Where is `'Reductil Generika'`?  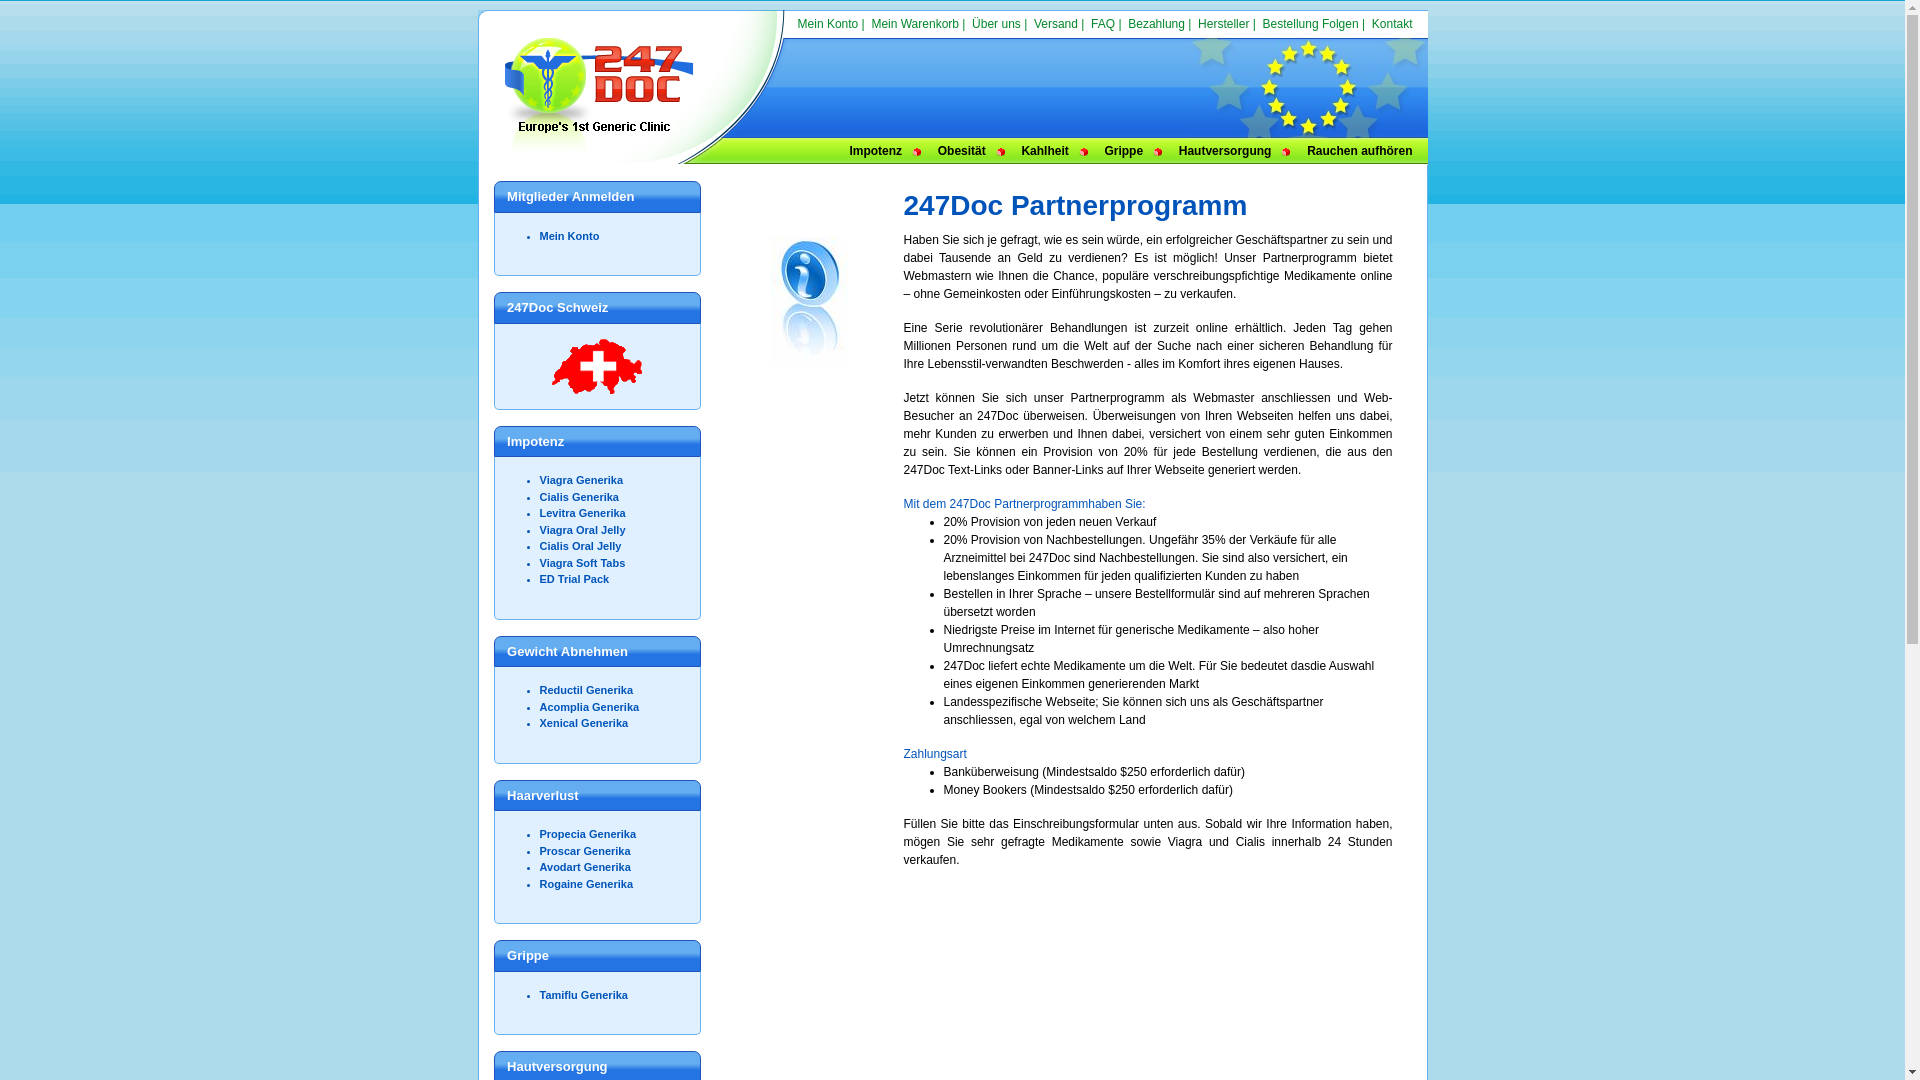 'Reductil Generika' is located at coordinates (585, 689).